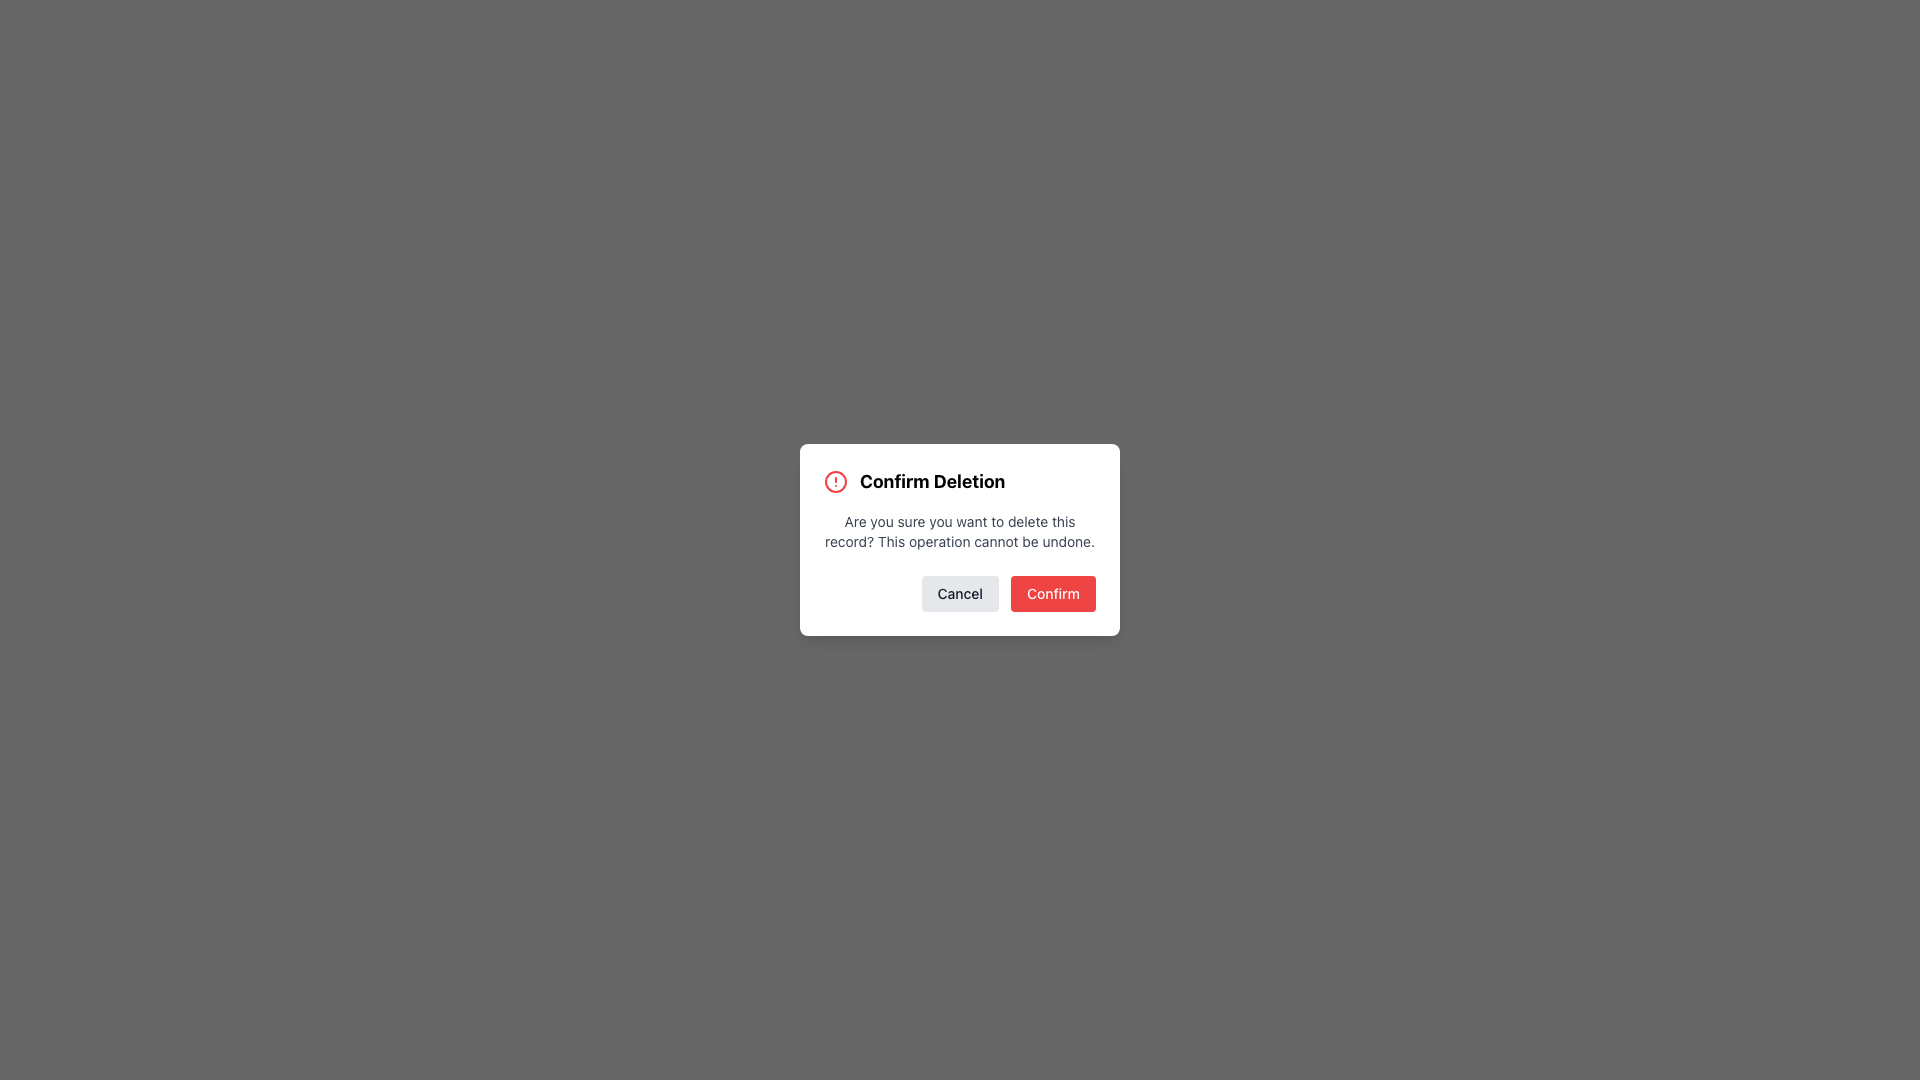 This screenshot has height=1080, width=1920. I want to click on text from the primary title or heading Text Label located centrally aligned in the dialog box, positioned to the right of the circular red alert icon, so click(931, 482).